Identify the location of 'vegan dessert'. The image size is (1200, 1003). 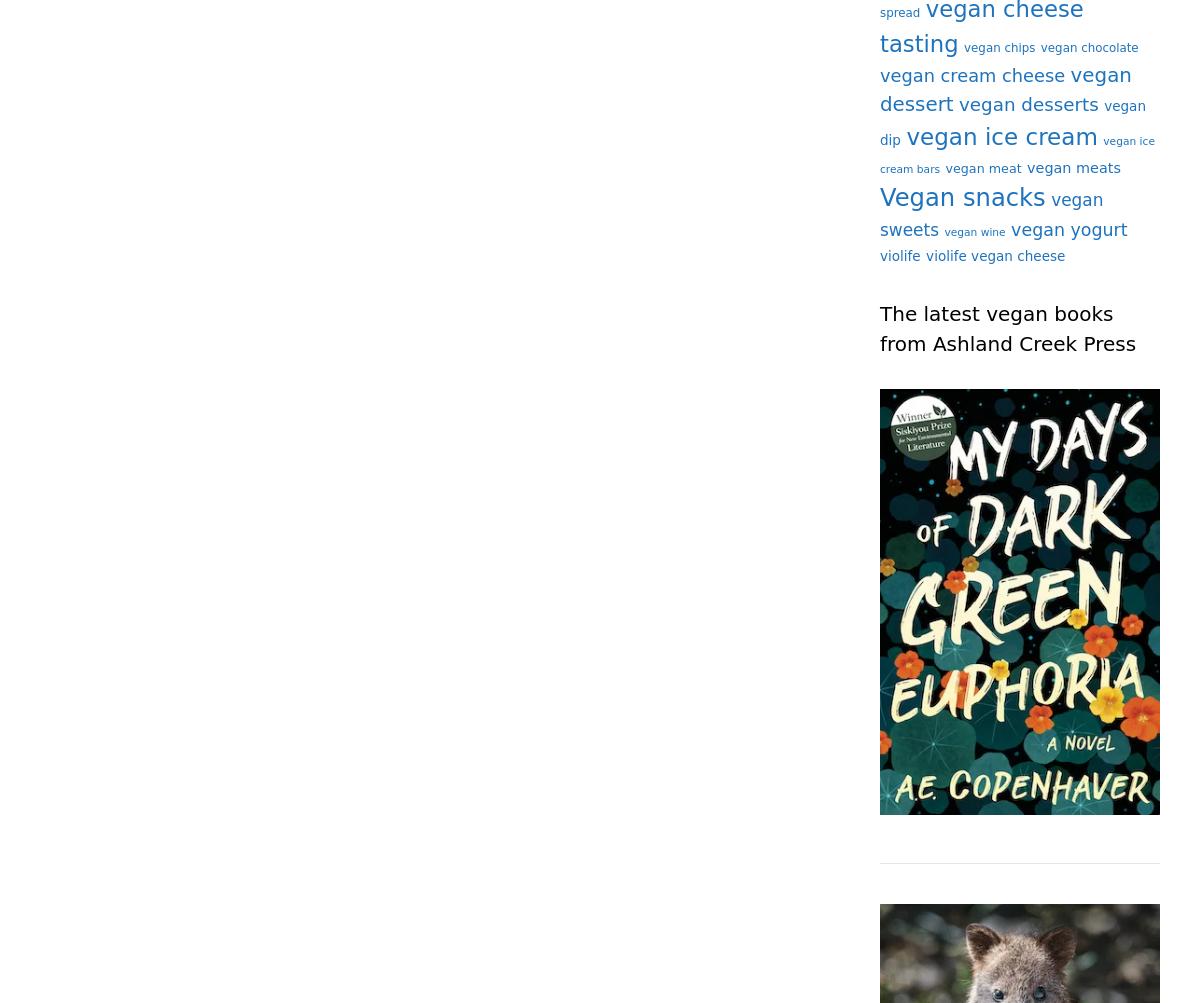
(1005, 89).